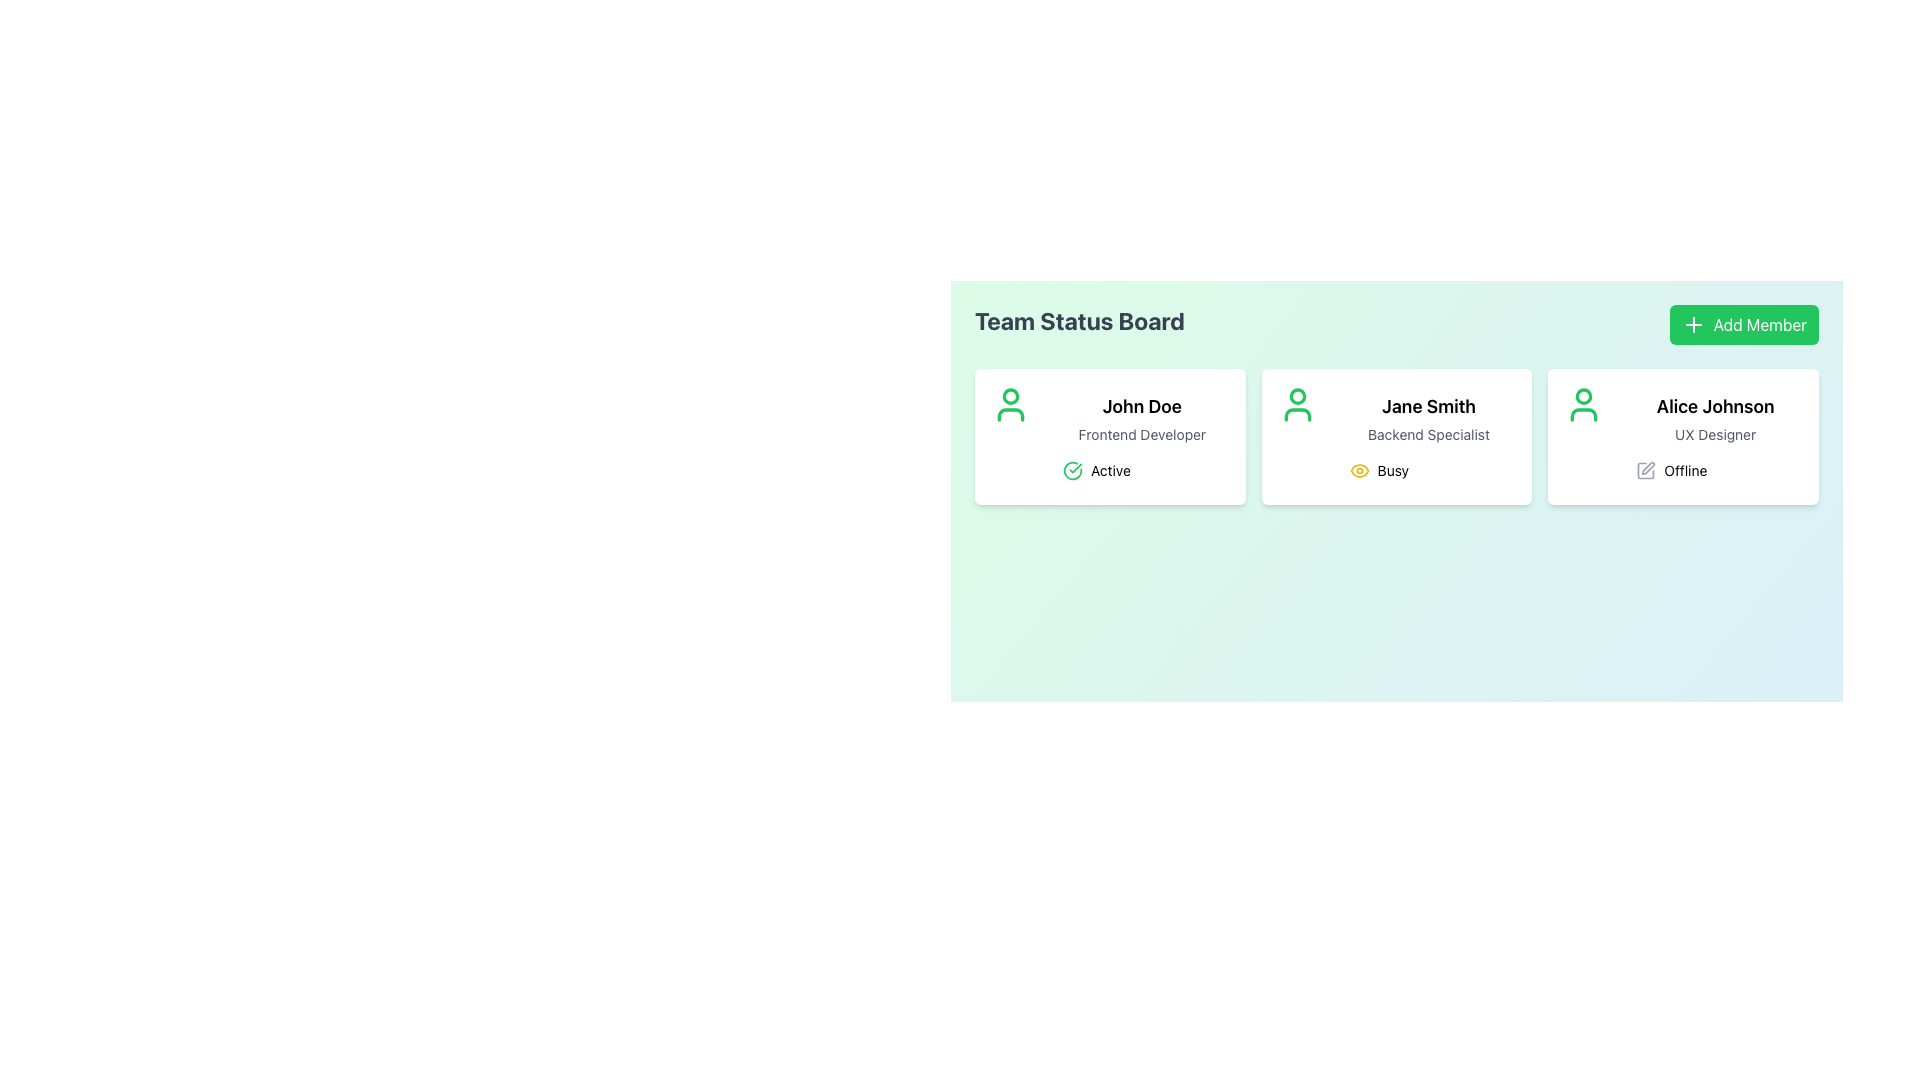  Describe the element at coordinates (1297, 396) in the screenshot. I see `the circular shape with a green border that is part of the user icon on the card labeled 'John Doe' in the Team Status Board` at that location.